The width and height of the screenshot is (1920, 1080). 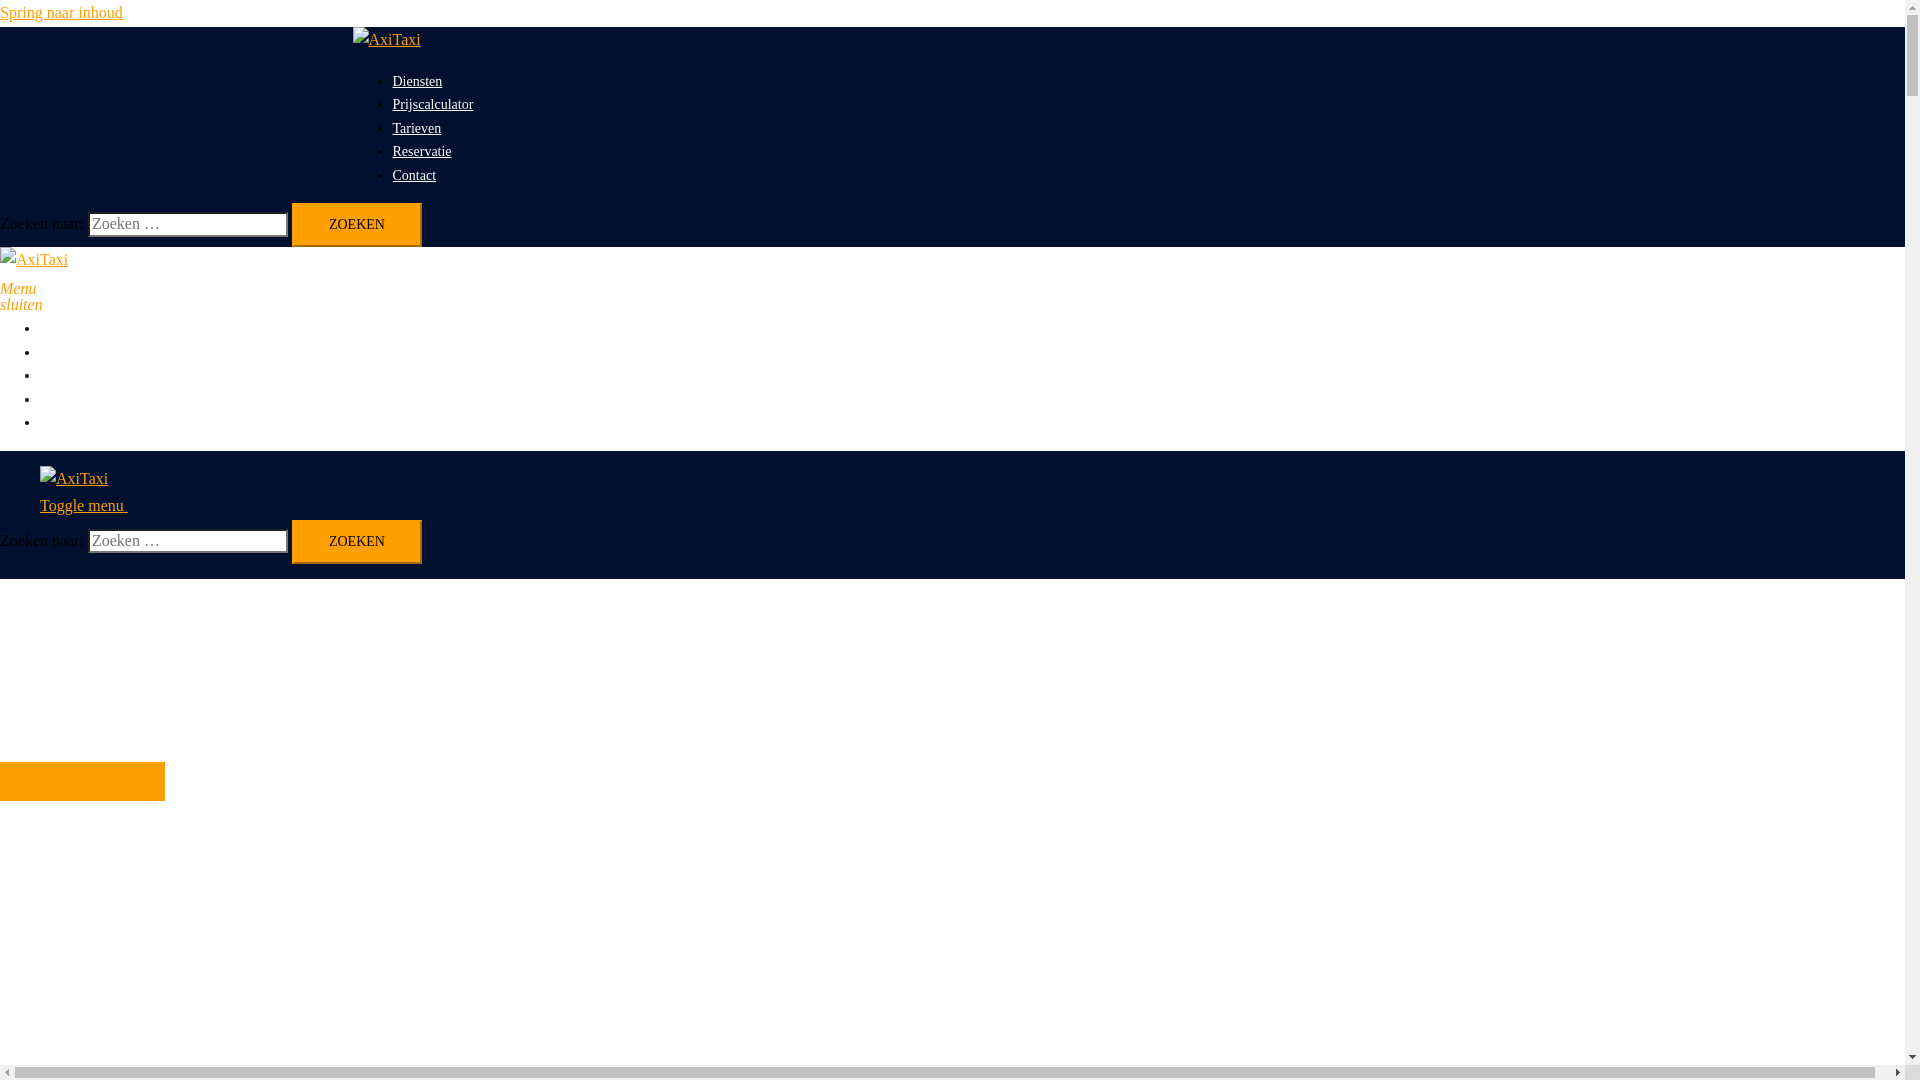 I want to click on 'Toggle menu', so click(x=90, y=504).